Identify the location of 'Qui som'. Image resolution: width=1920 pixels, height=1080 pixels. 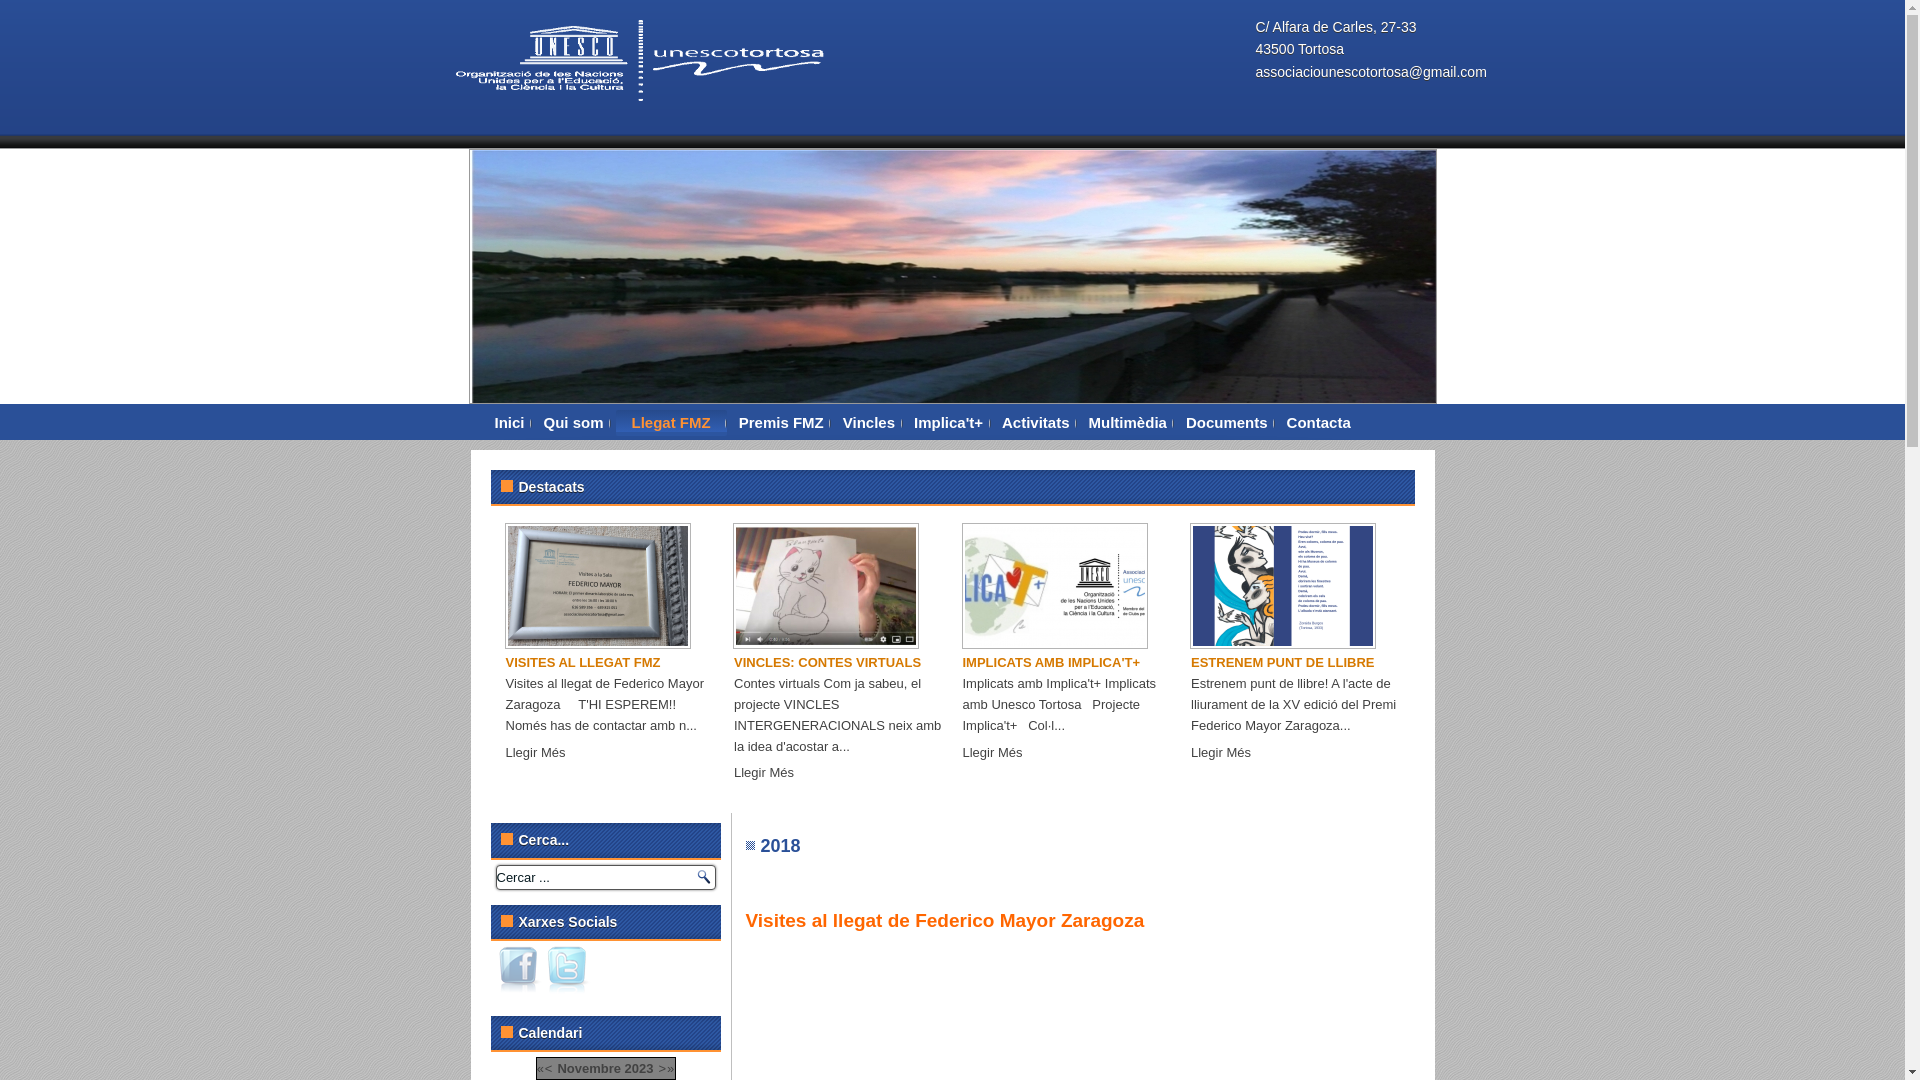
(573, 422).